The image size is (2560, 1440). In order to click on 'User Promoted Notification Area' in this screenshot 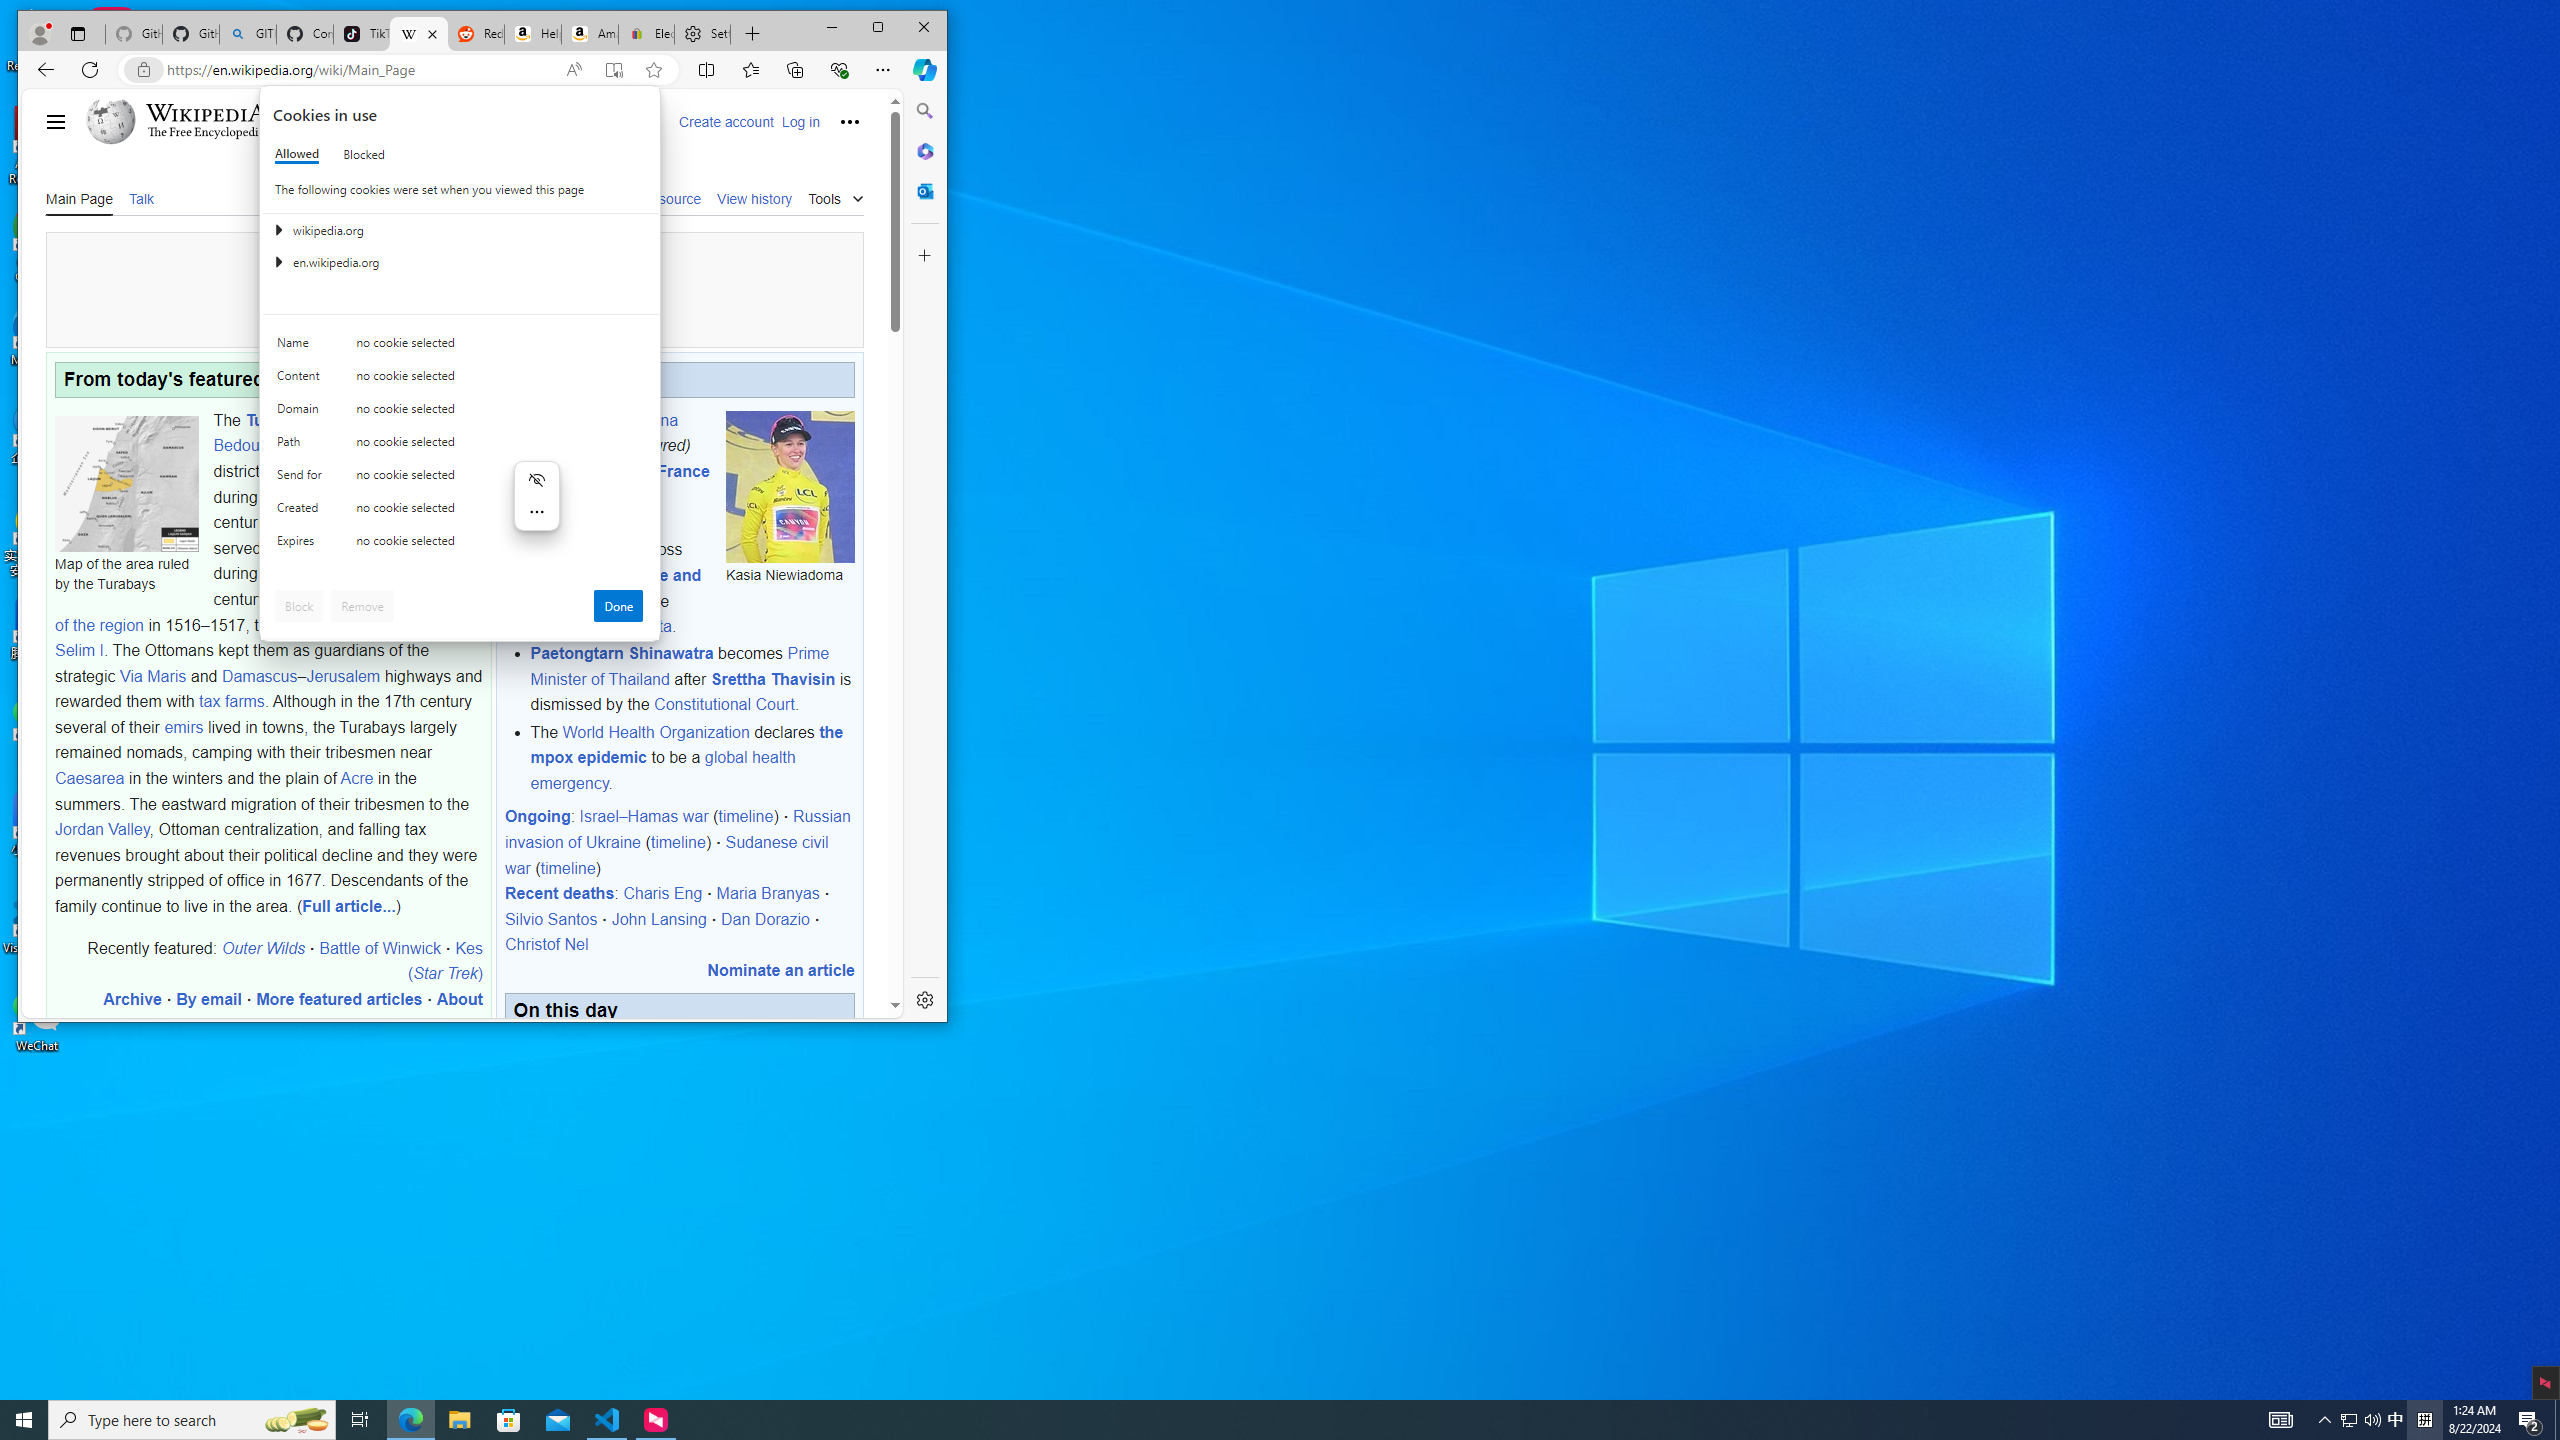, I will do `click(2360, 1418)`.